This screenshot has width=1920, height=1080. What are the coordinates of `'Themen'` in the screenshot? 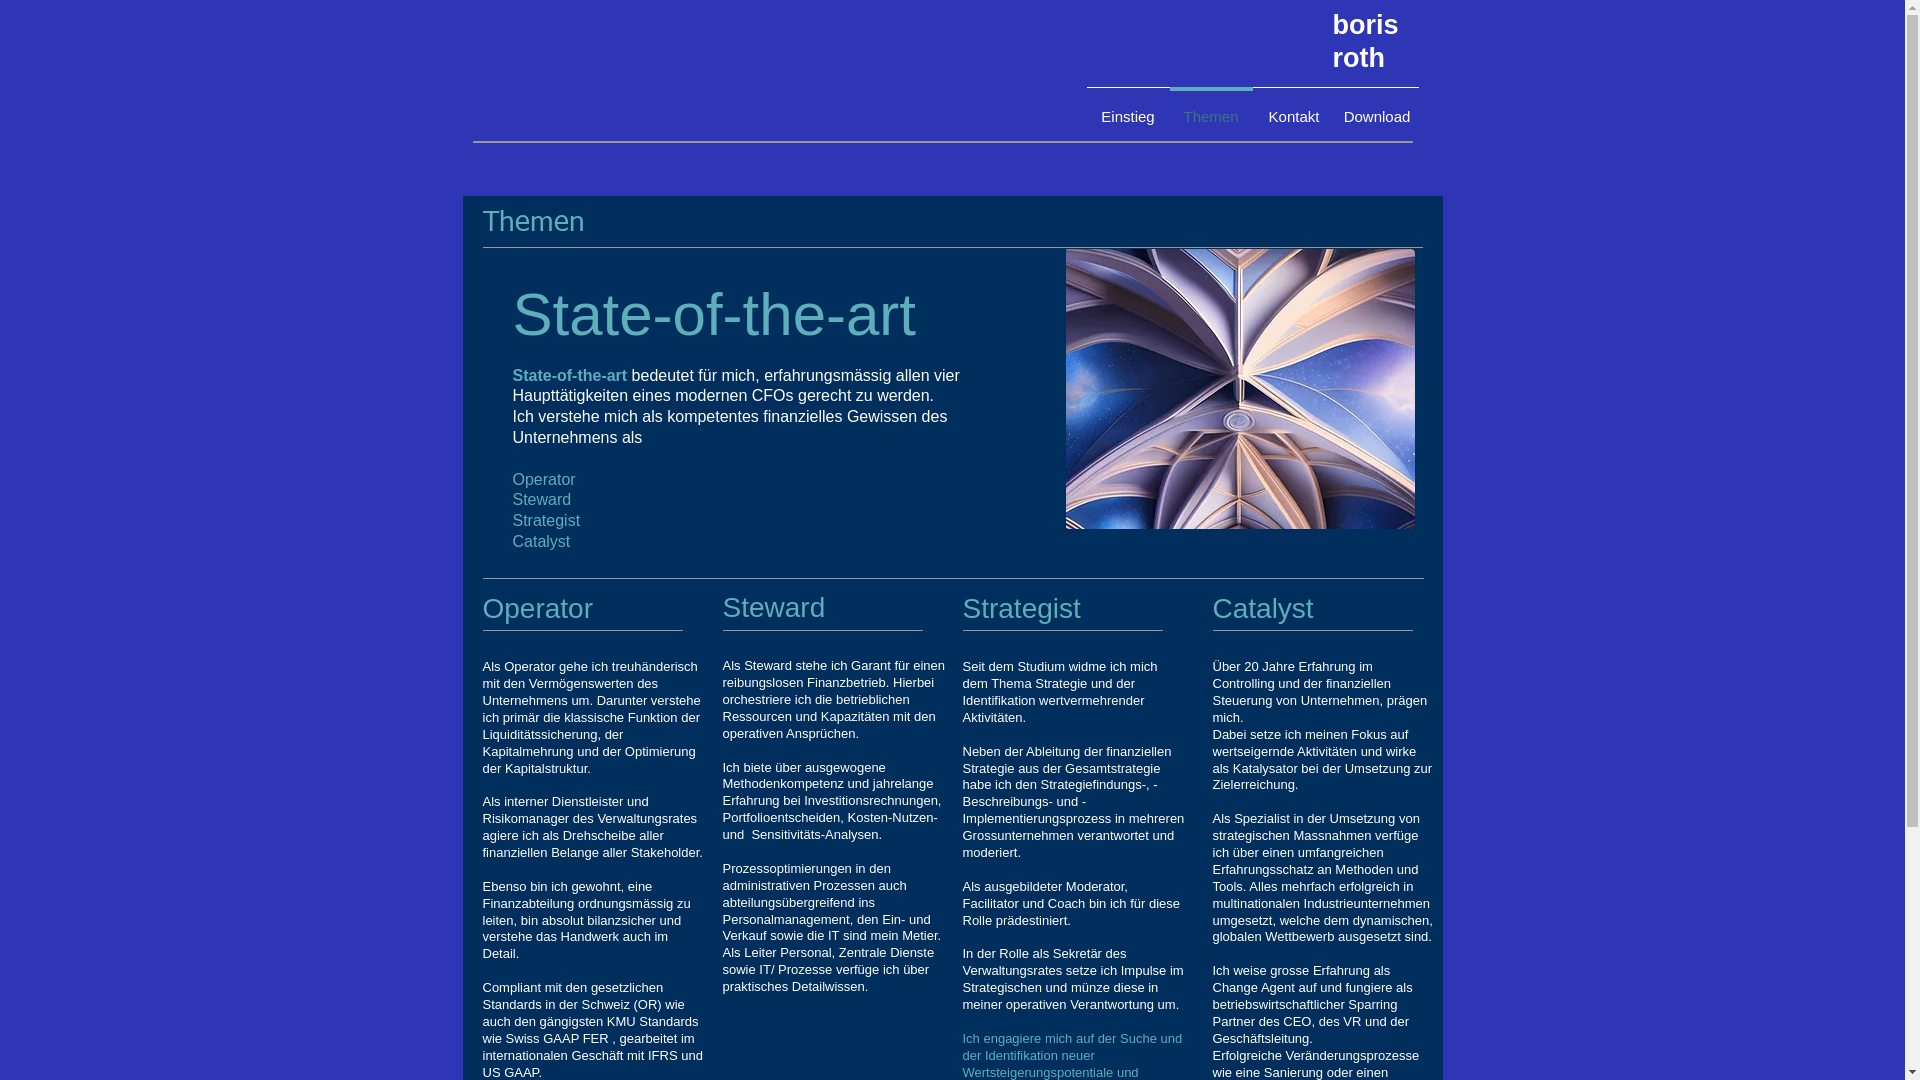 It's located at (1210, 108).